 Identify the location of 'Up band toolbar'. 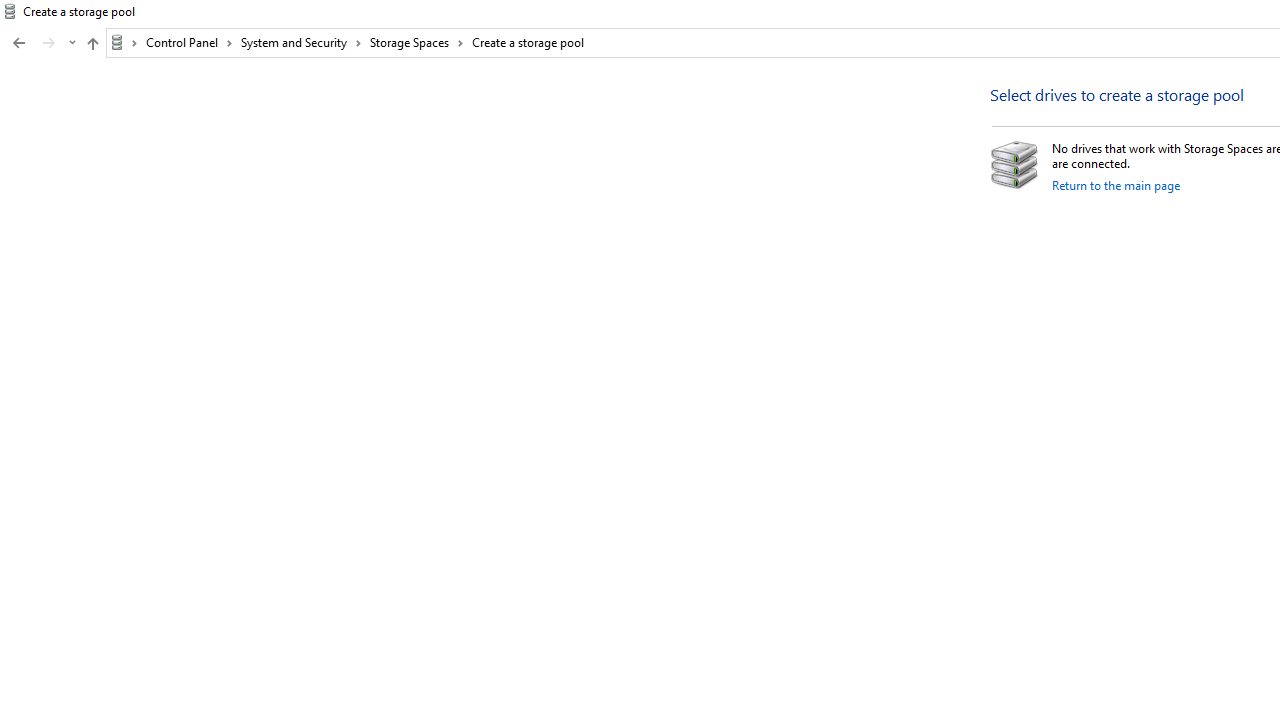
(91, 45).